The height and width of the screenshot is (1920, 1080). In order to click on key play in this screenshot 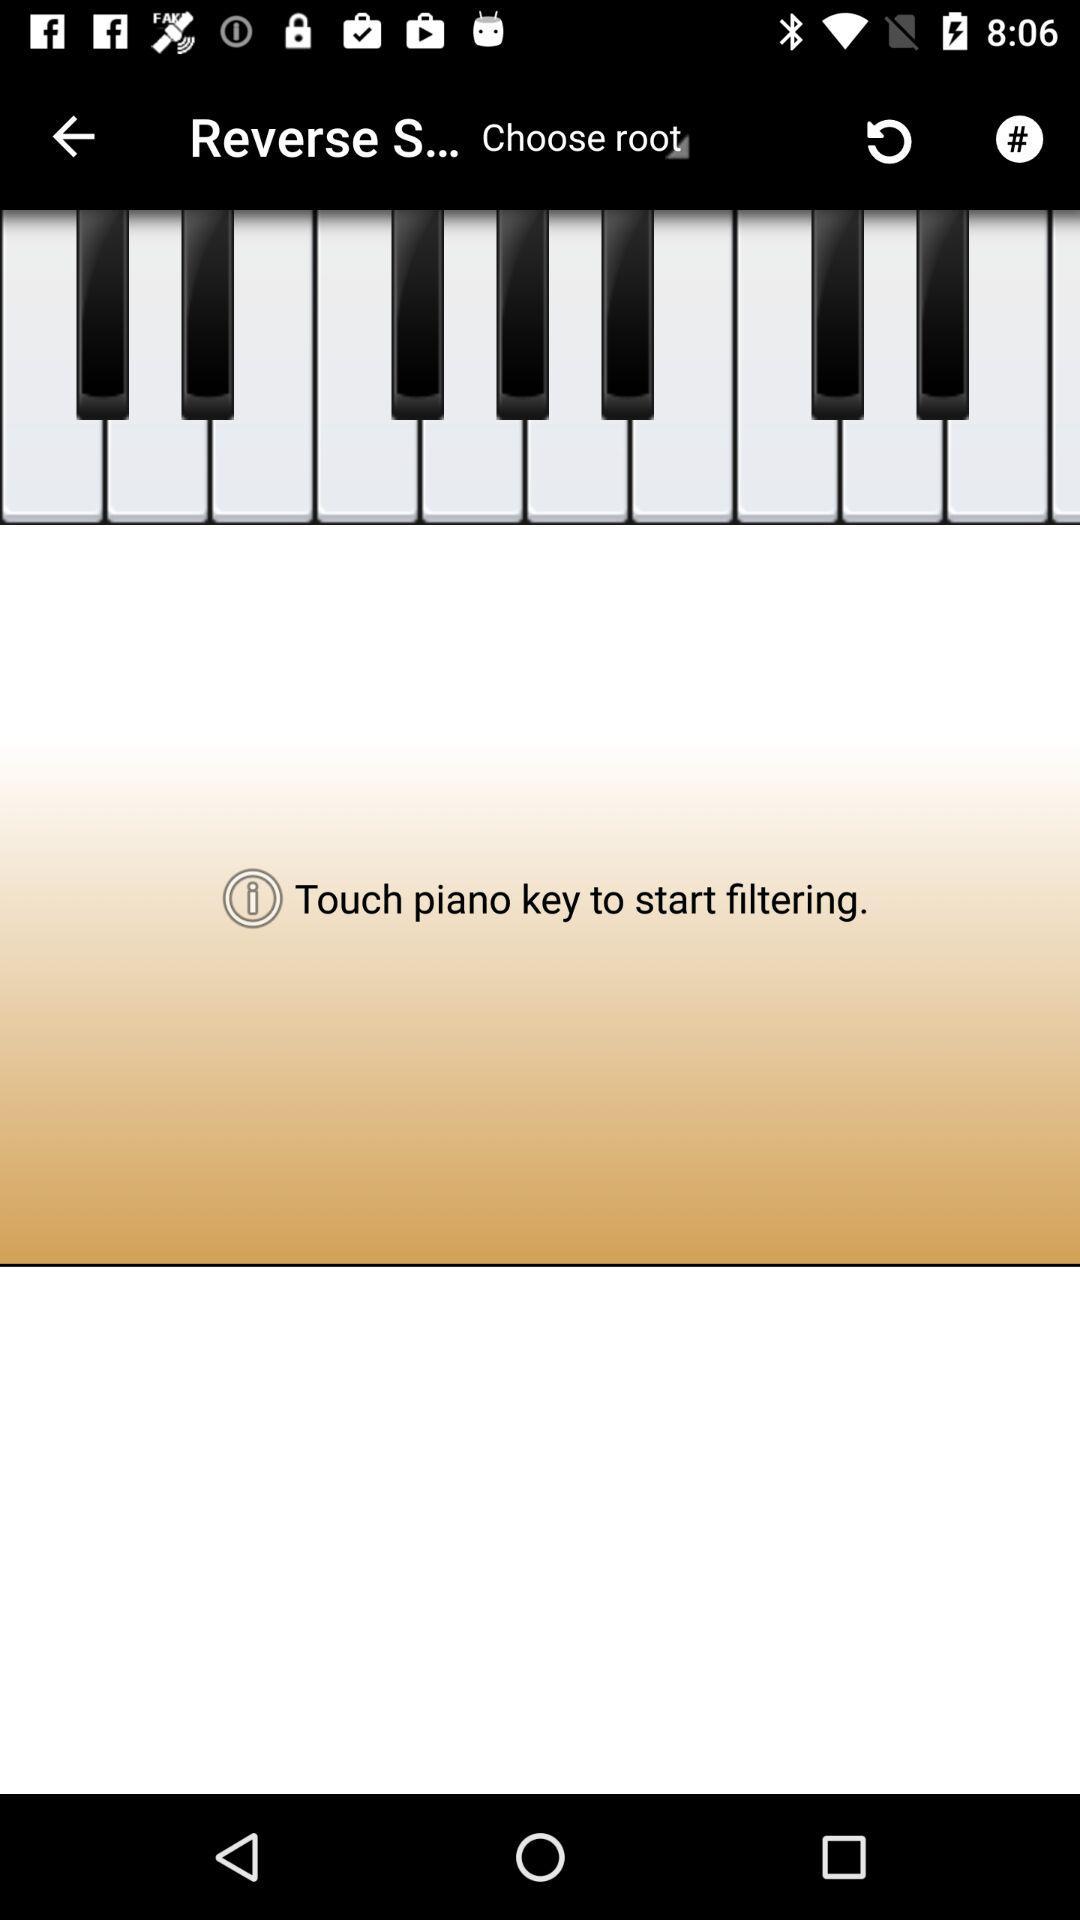, I will do `click(577, 367)`.